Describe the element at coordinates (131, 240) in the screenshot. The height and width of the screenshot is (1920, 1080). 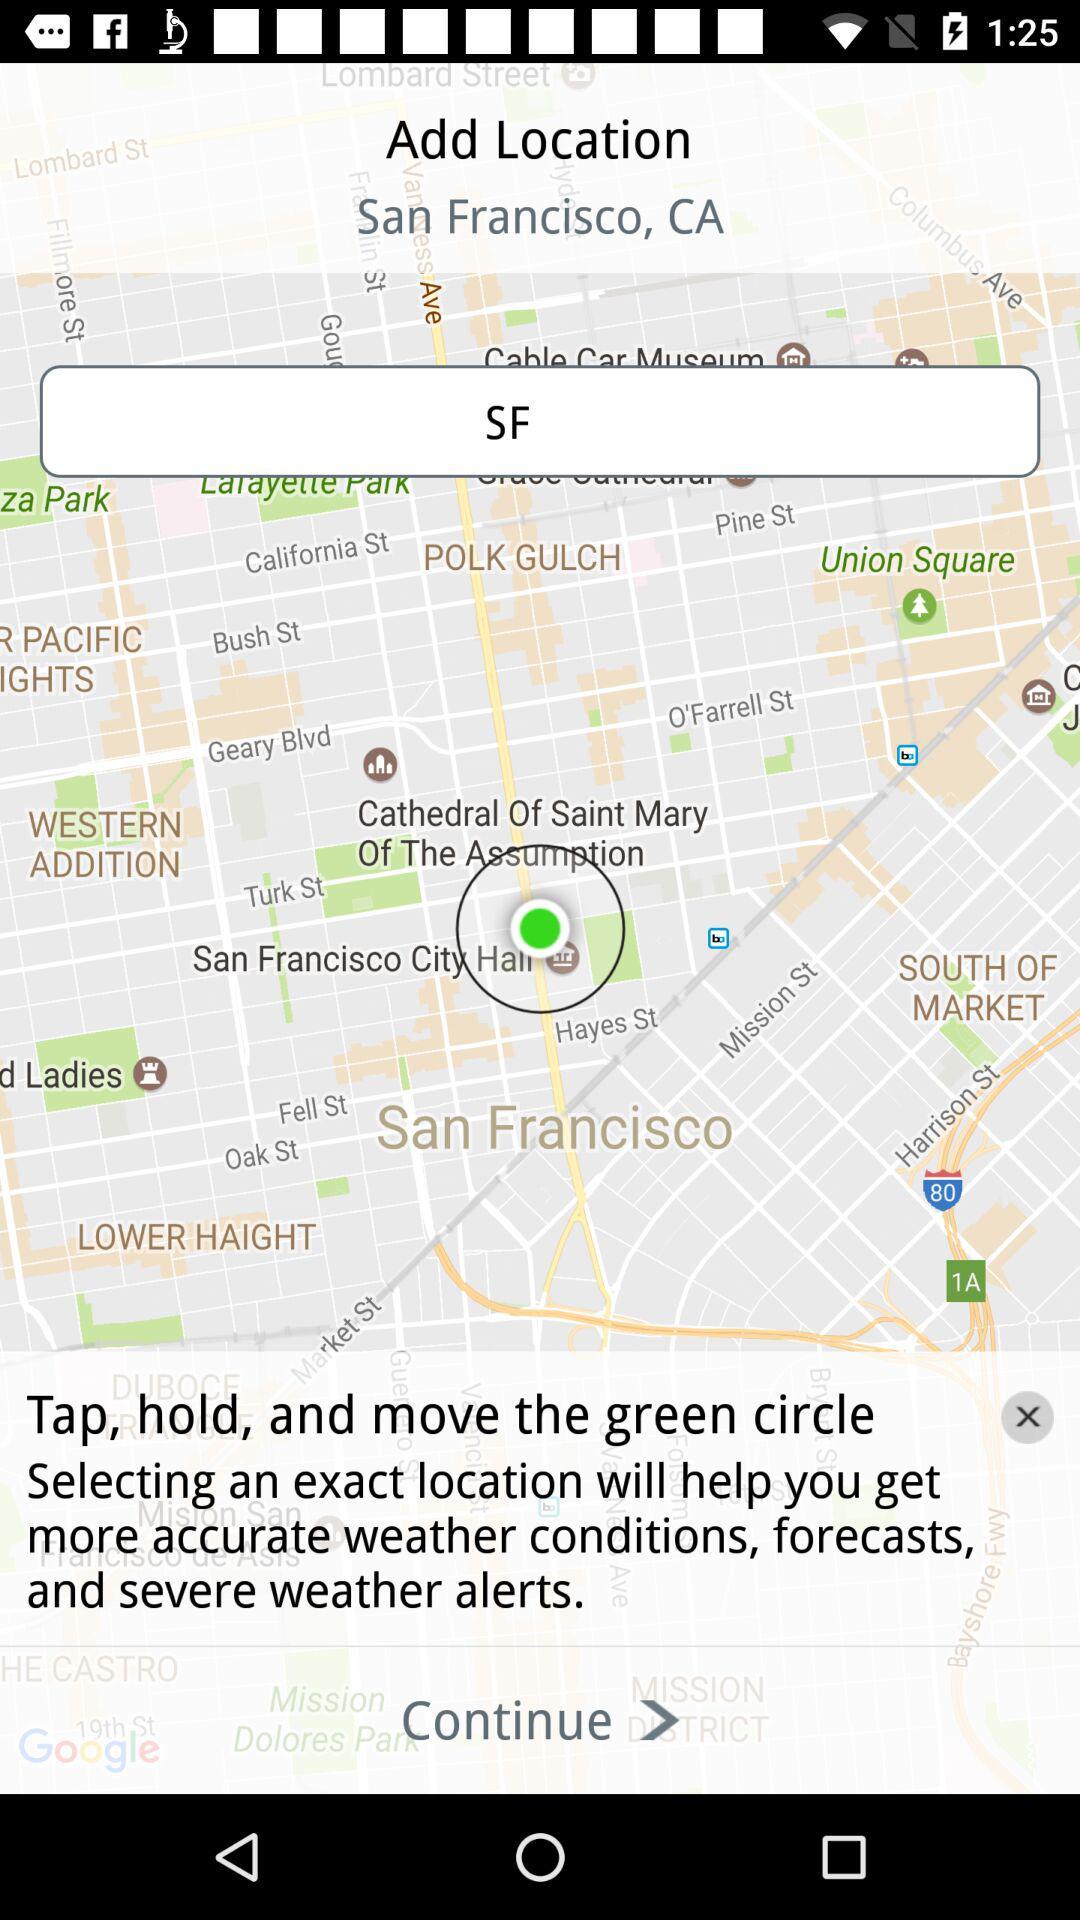
I see `the icon at the top left corner` at that location.